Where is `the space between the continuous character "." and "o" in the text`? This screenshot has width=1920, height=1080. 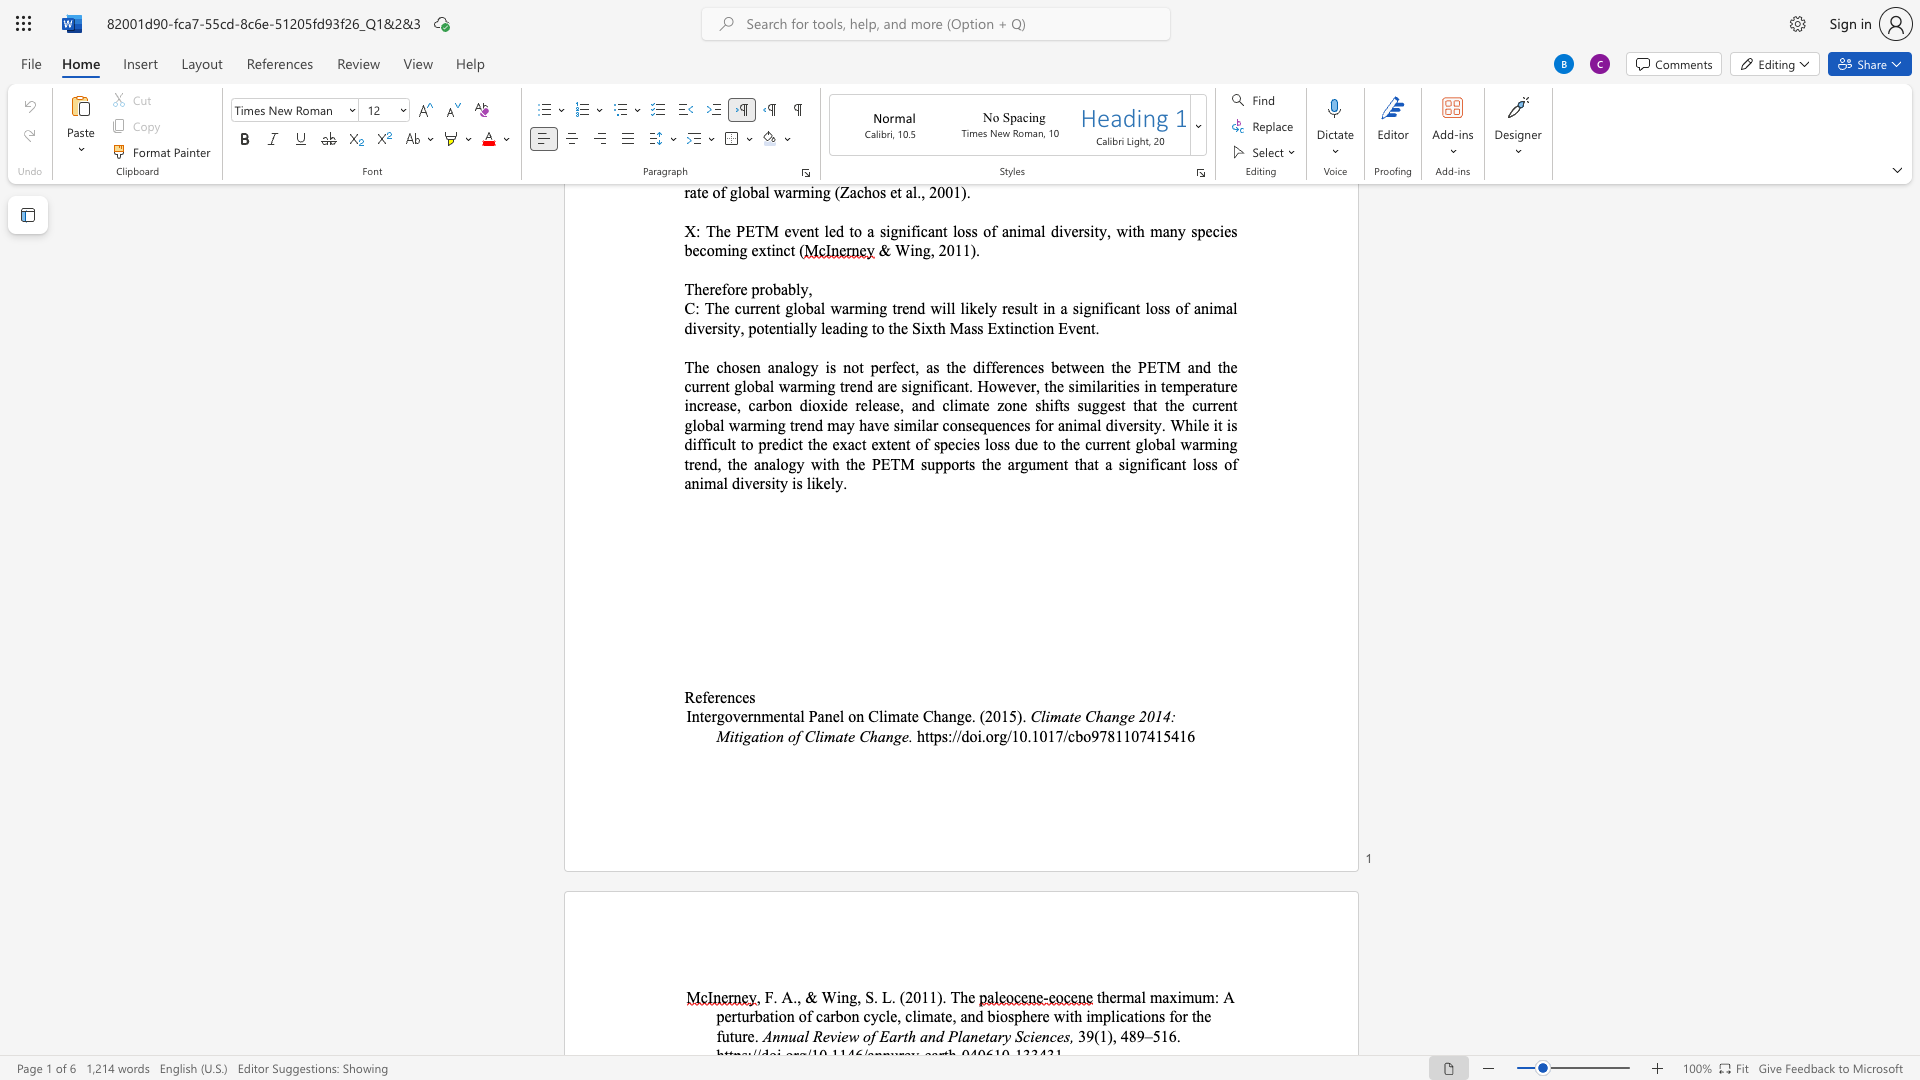 the space between the continuous character "." and "o" in the text is located at coordinates (986, 736).